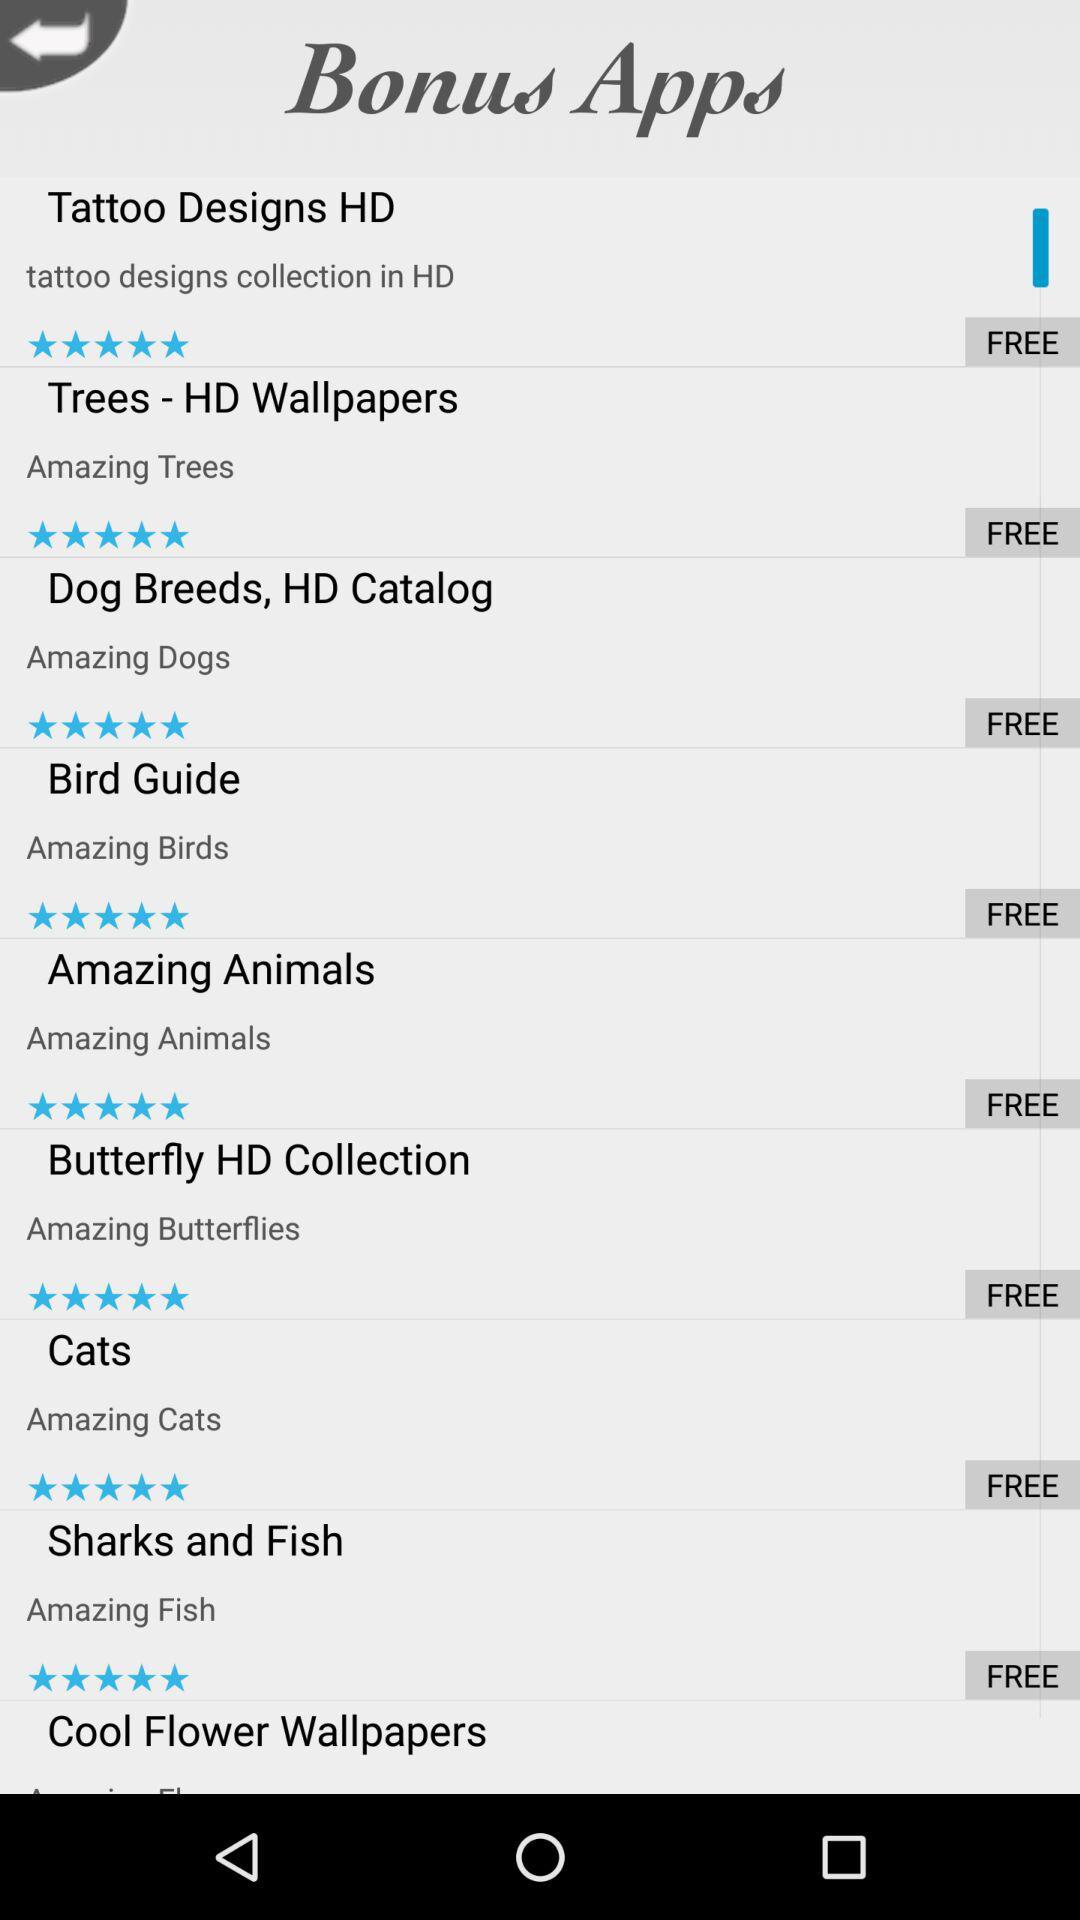 The height and width of the screenshot is (1920, 1080). What do you see at coordinates (68, 51) in the screenshot?
I see `go back` at bounding box center [68, 51].